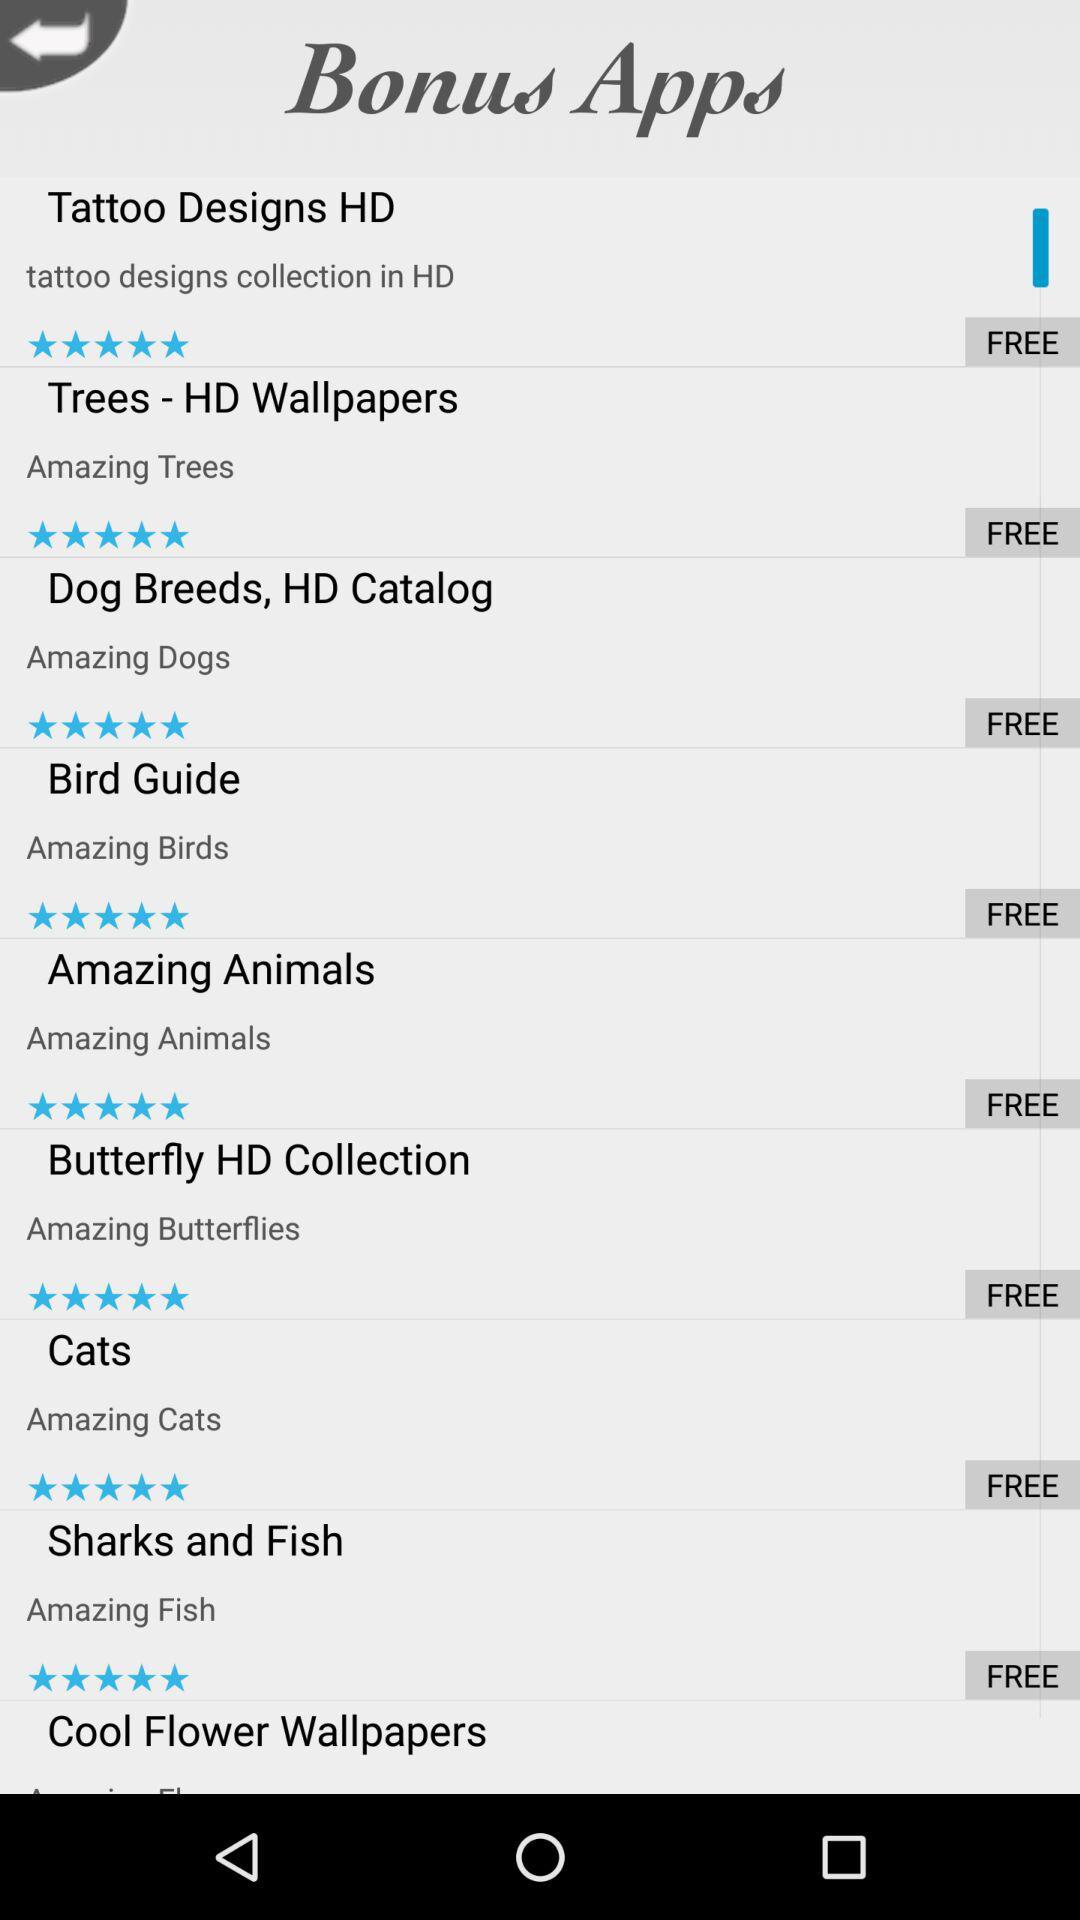 The height and width of the screenshot is (1920, 1080). What do you see at coordinates (68, 51) in the screenshot?
I see `go back` at bounding box center [68, 51].